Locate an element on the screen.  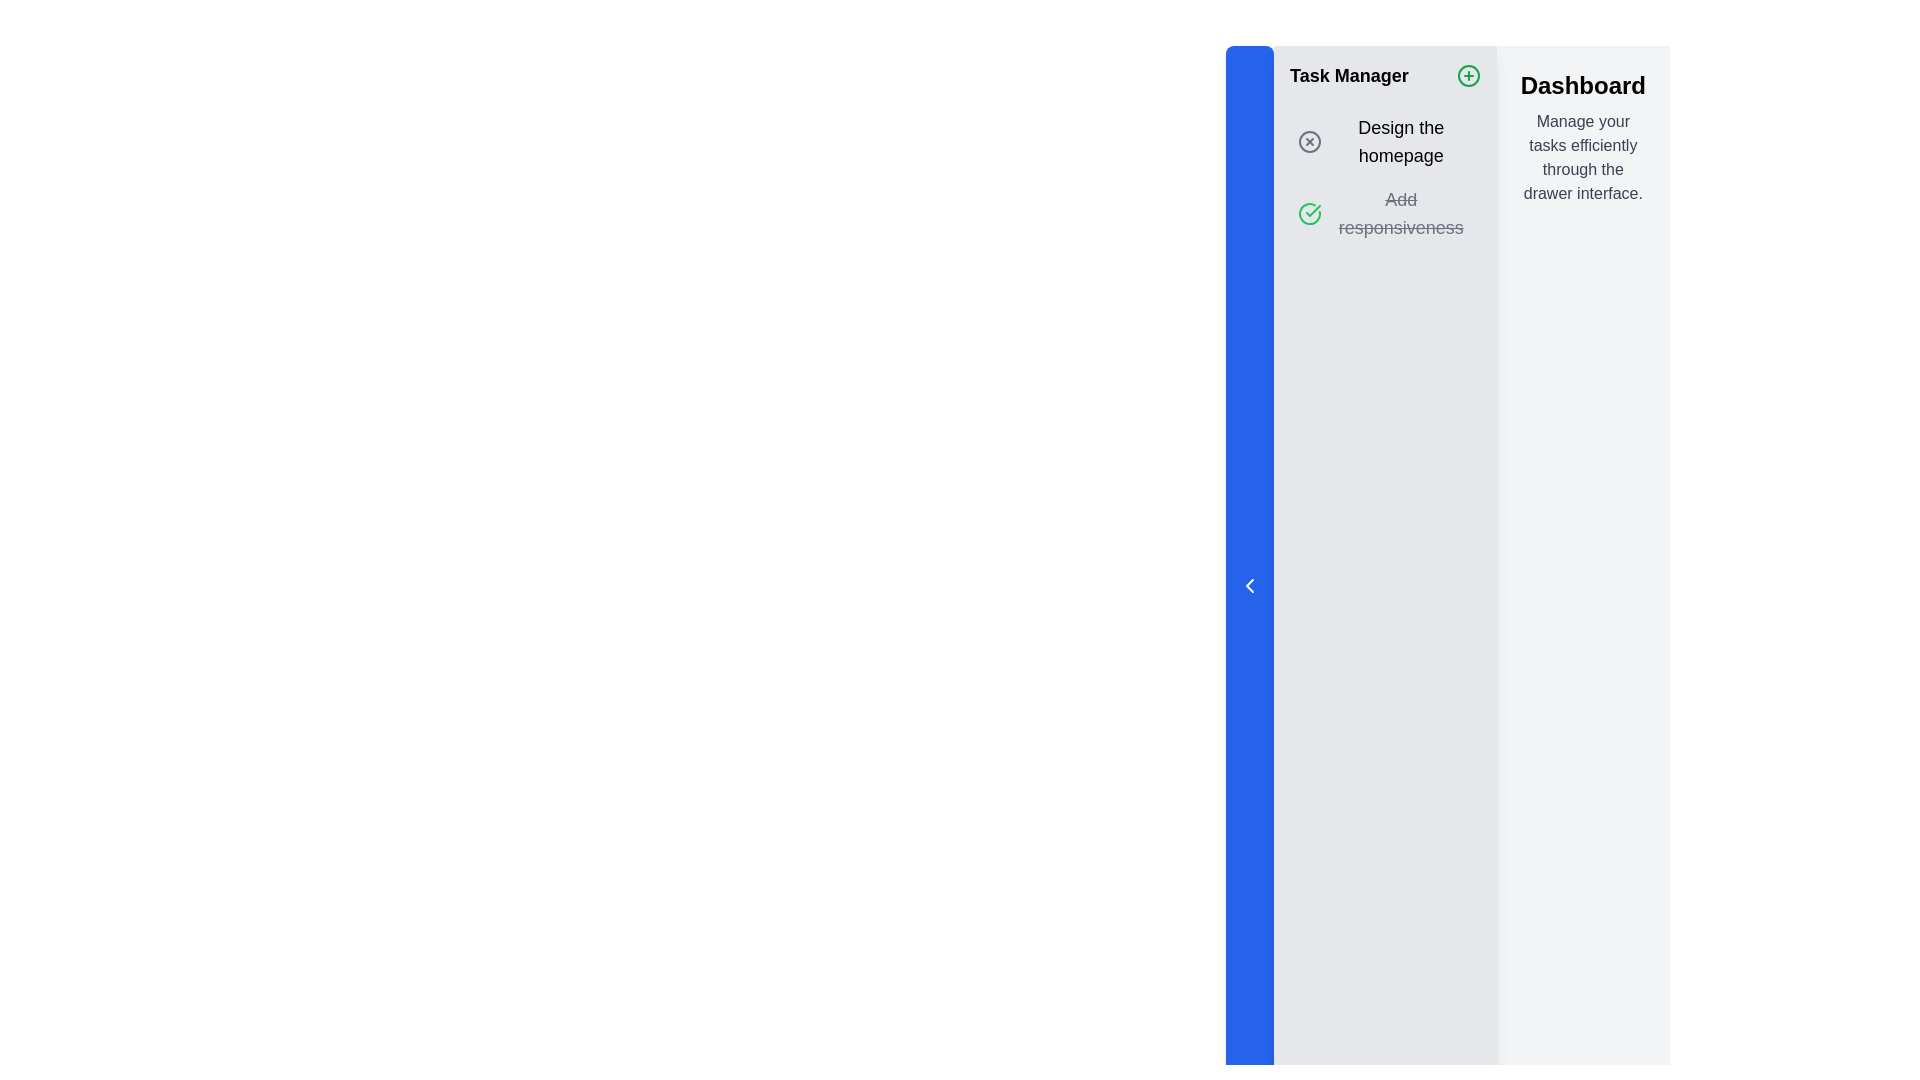
the text label that provides guidance on task management located below the 'Dashboard' header on the right panel of the interface is located at coordinates (1582, 157).